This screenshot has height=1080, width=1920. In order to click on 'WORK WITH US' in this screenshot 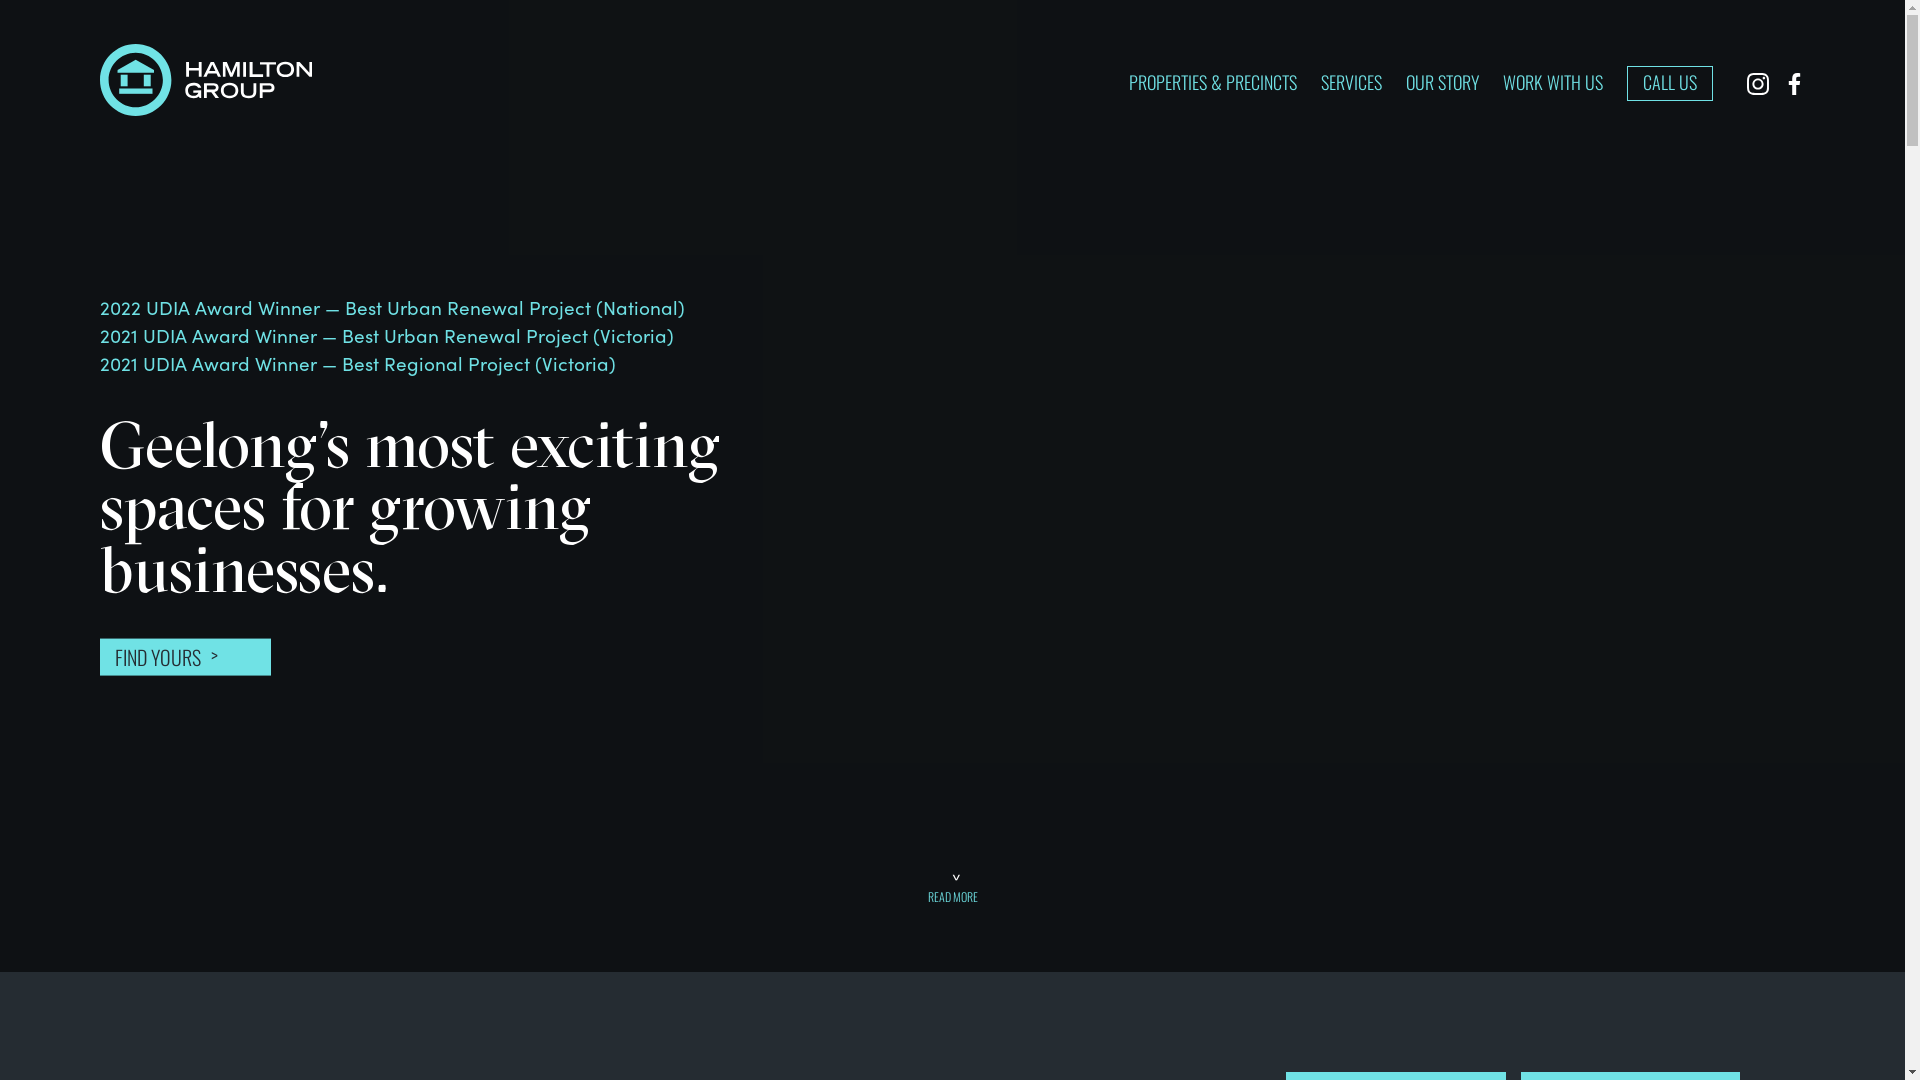, I will do `click(1552, 80)`.